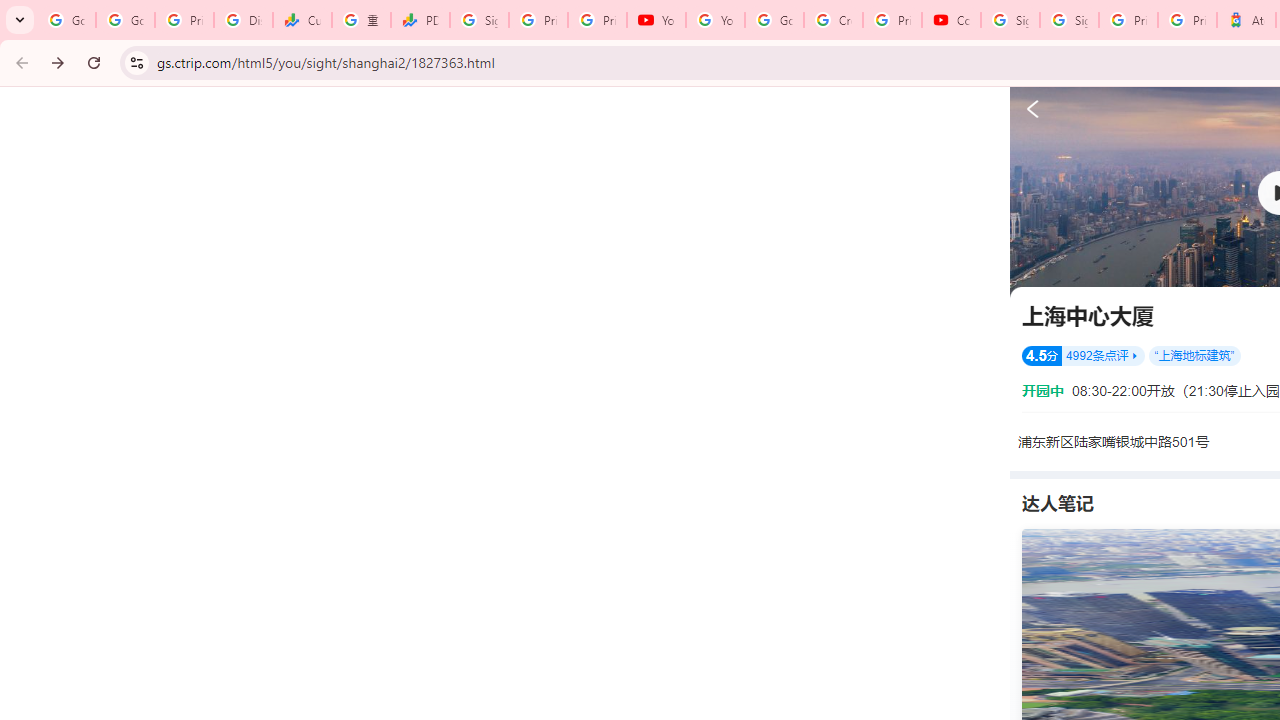 This screenshot has width=1280, height=720. What do you see at coordinates (715, 20) in the screenshot?
I see `'YouTube'` at bounding box center [715, 20].